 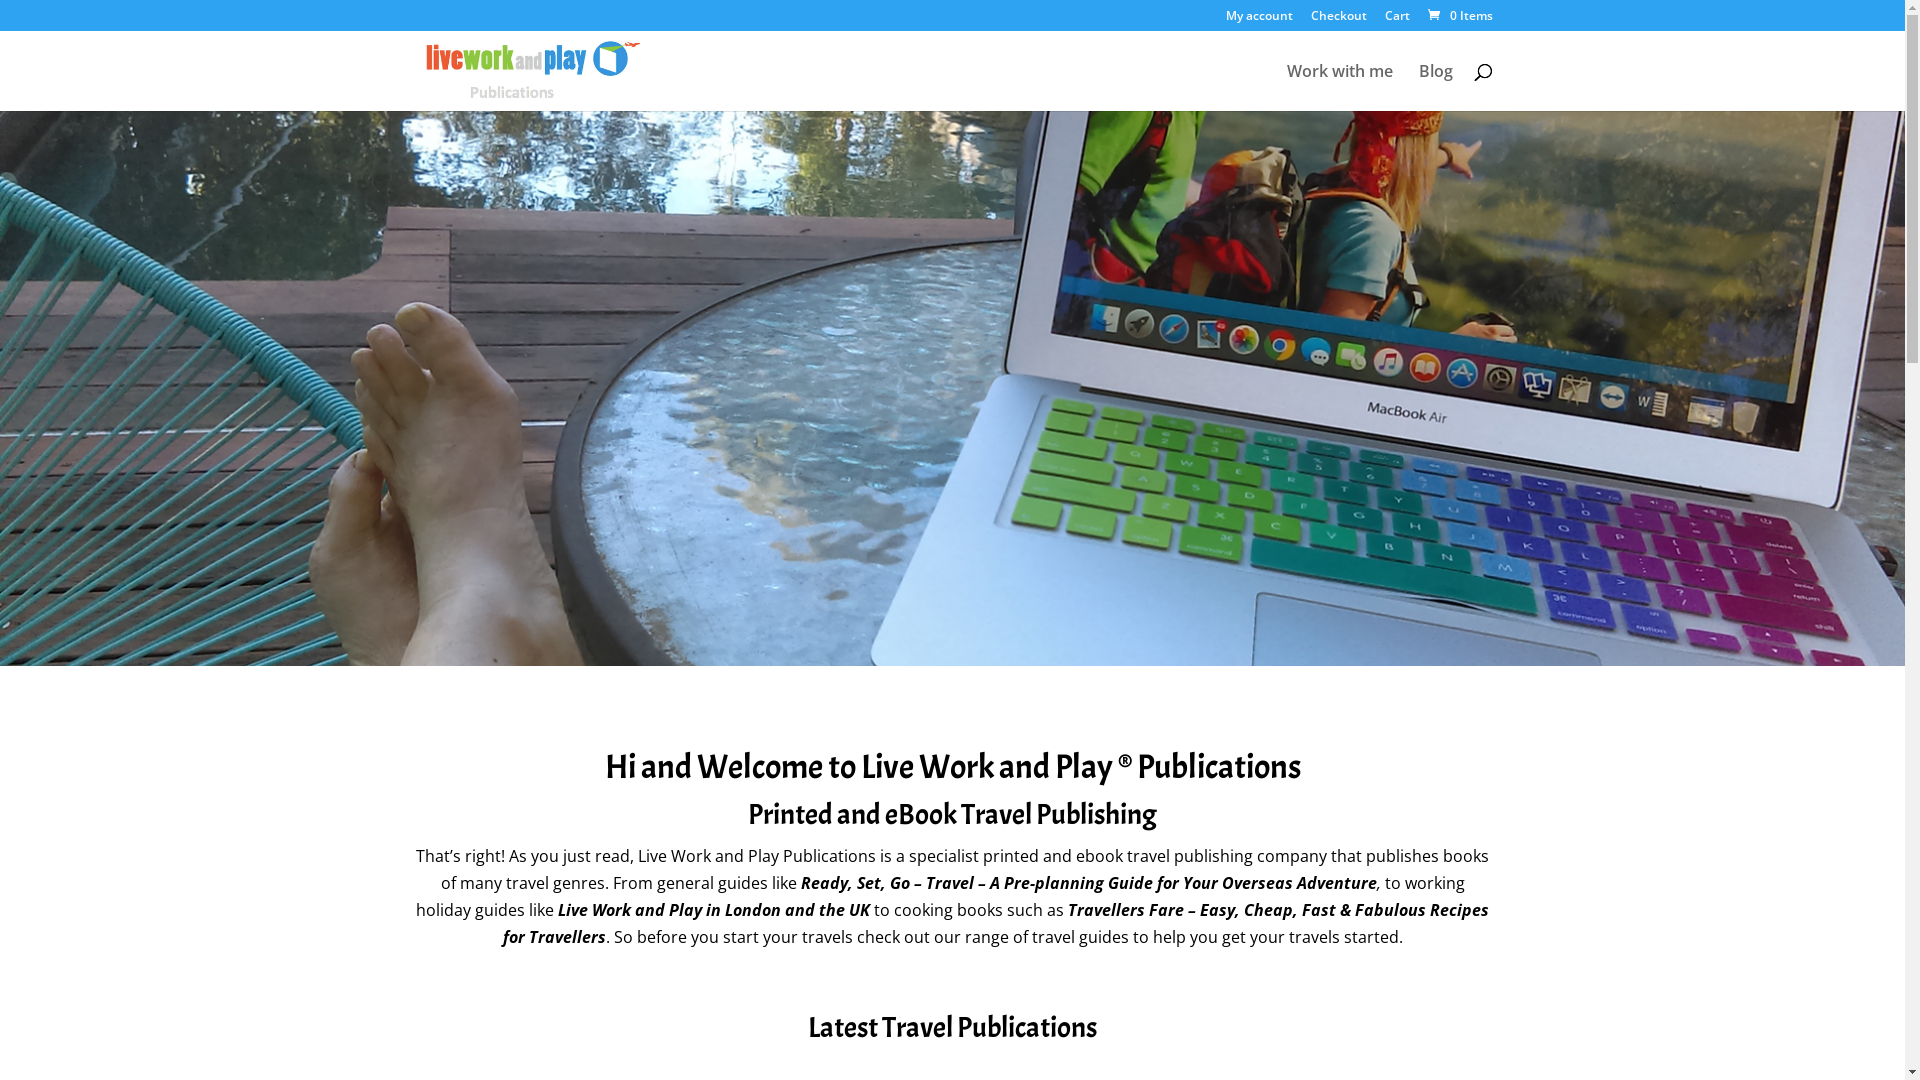 I want to click on 'Cart', so click(x=1395, y=20).